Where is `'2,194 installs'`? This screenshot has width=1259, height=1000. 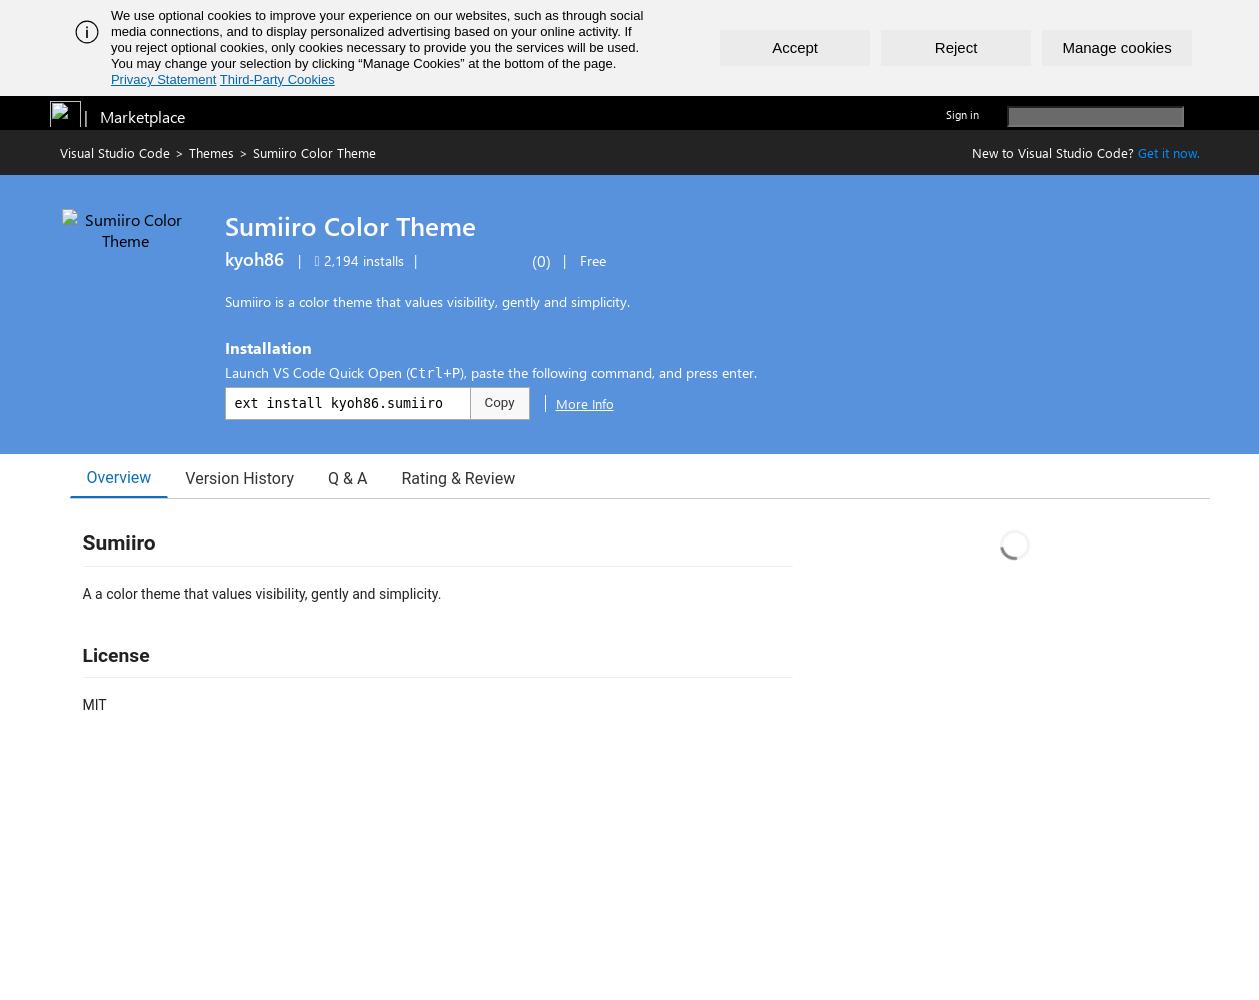
'2,194 installs' is located at coordinates (319, 260).